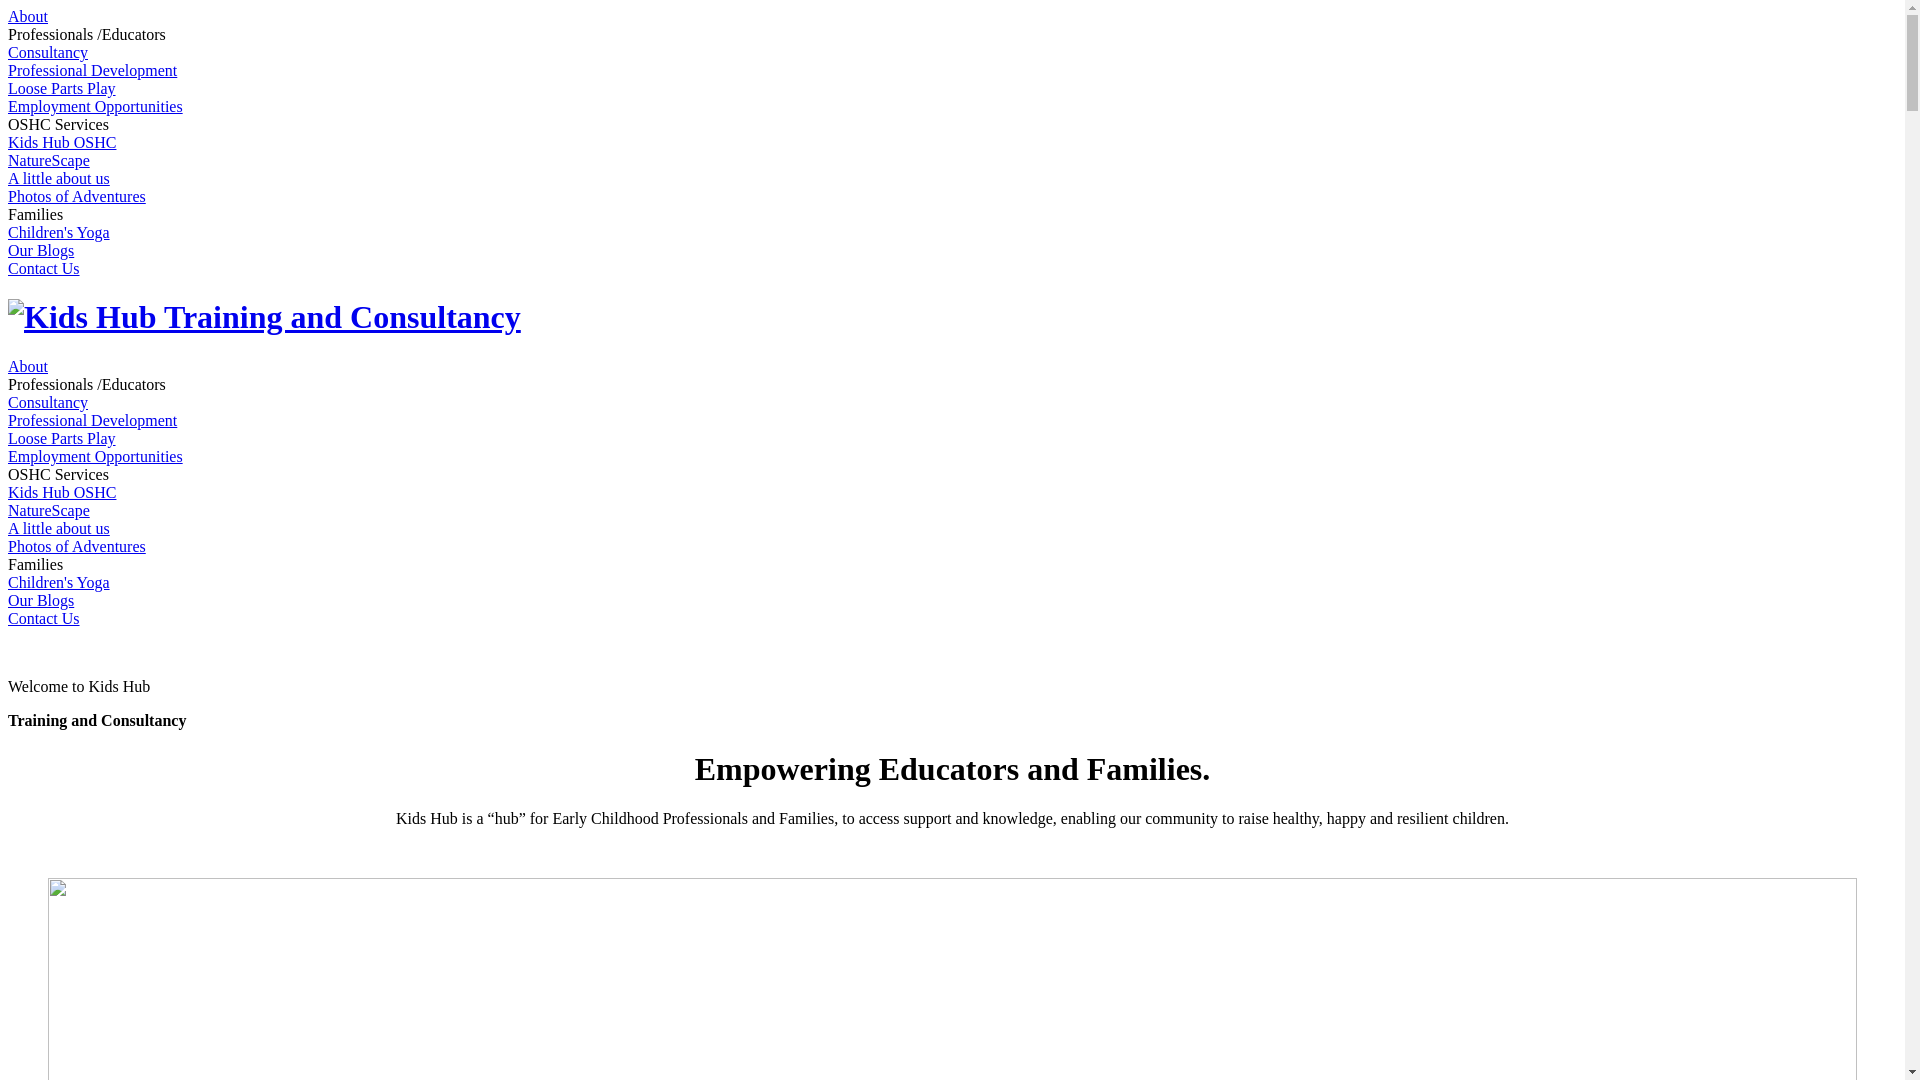  Describe the element at coordinates (58, 582) in the screenshot. I see `'Children's Yoga'` at that location.